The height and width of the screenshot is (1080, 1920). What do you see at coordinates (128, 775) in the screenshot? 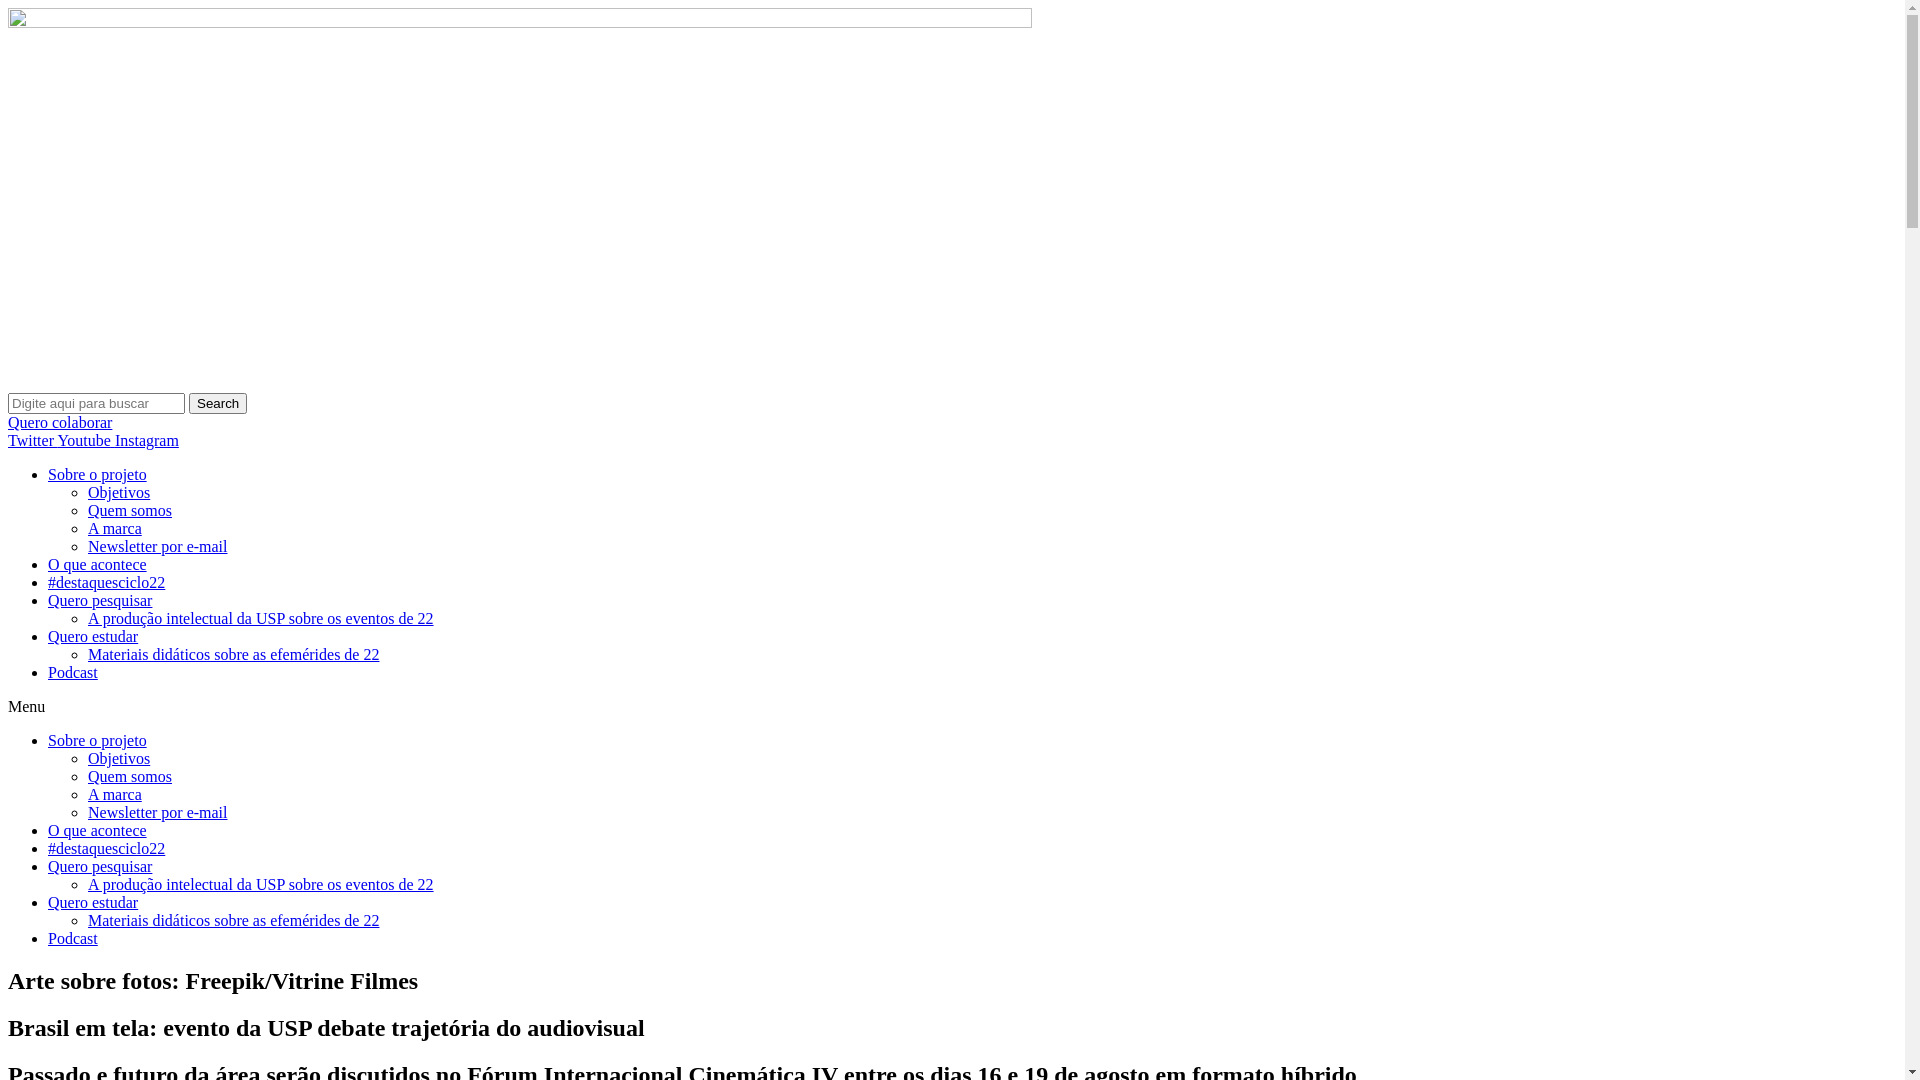
I see `'Quem somos'` at bounding box center [128, 775].